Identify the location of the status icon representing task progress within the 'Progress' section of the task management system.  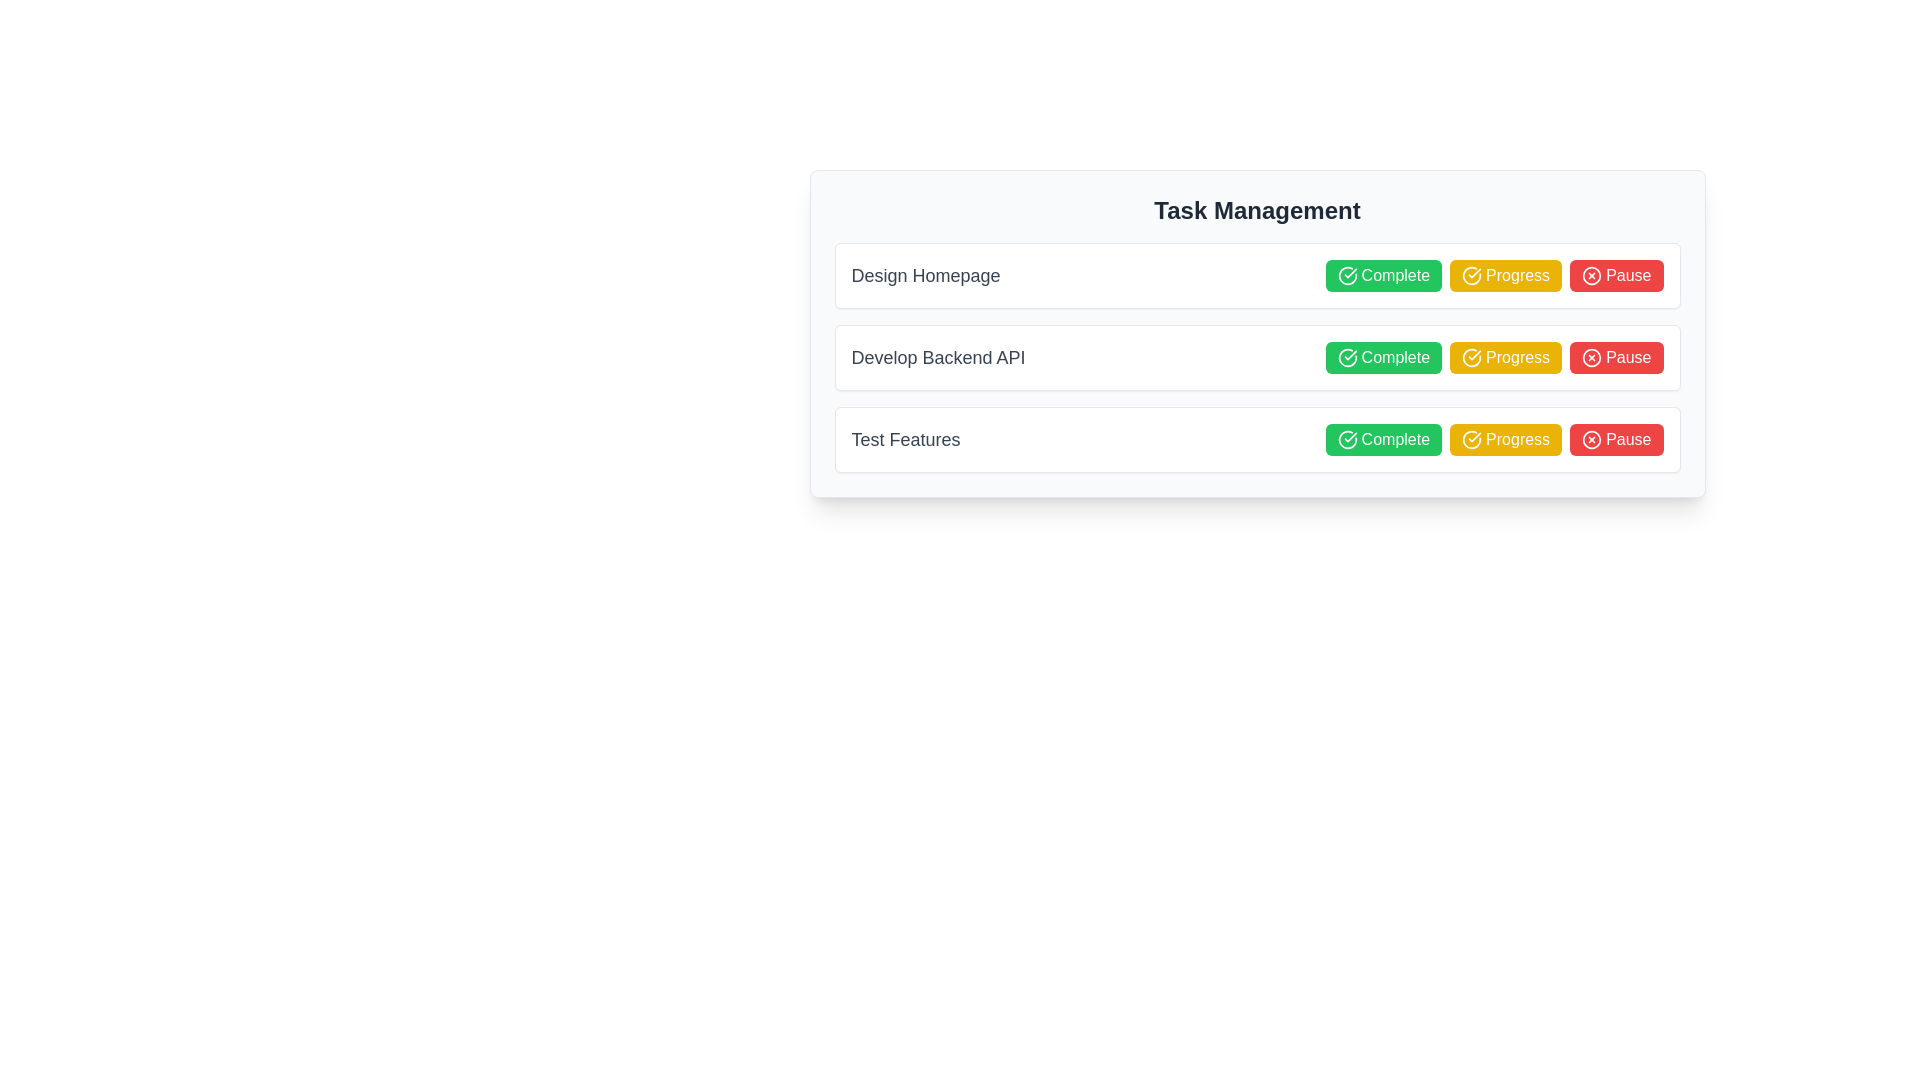
(1472, 357).